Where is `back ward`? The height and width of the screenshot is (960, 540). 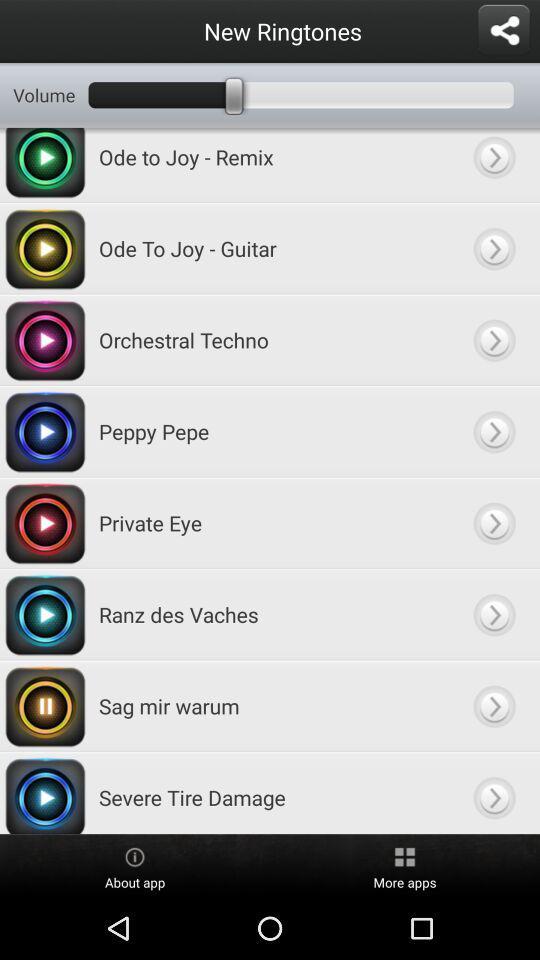
back ward is located at coordinates (493, 431).